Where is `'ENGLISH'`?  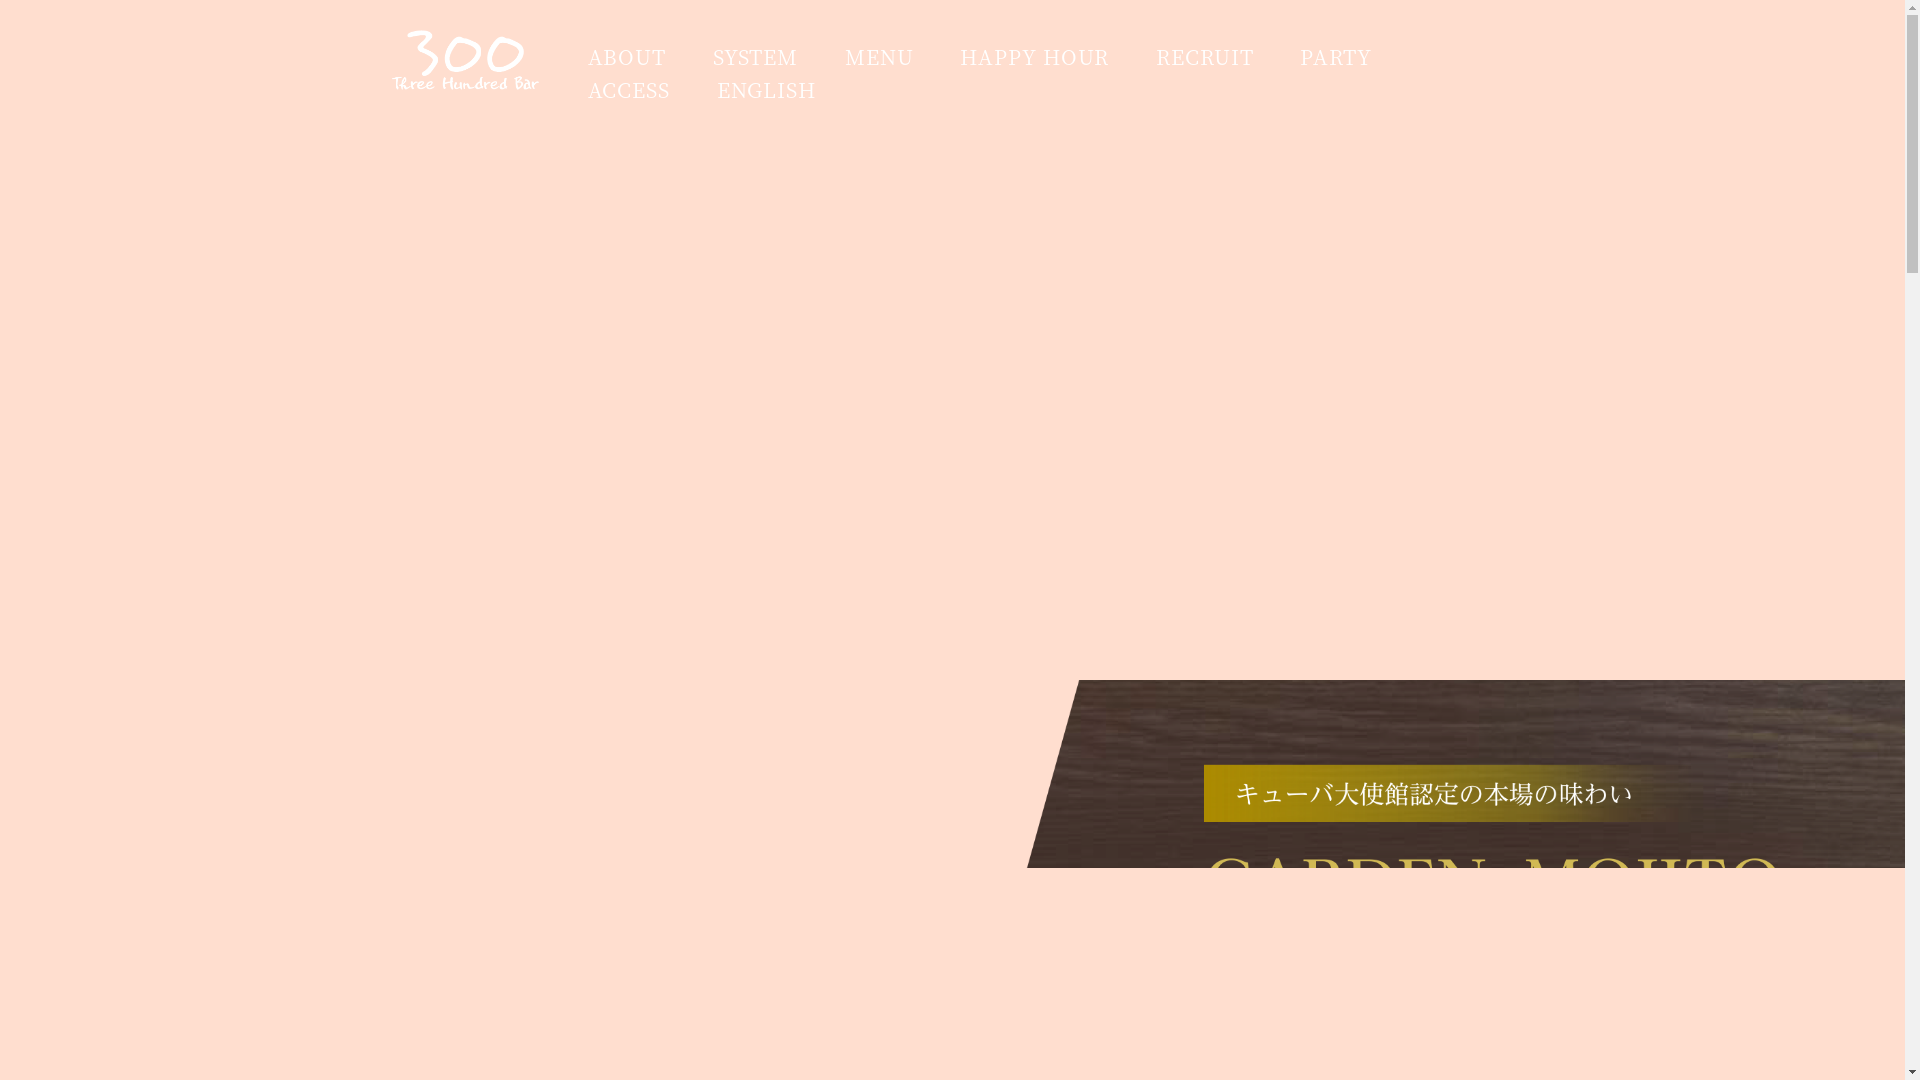
'ENGLISH' is located at coordinates (765, 88).